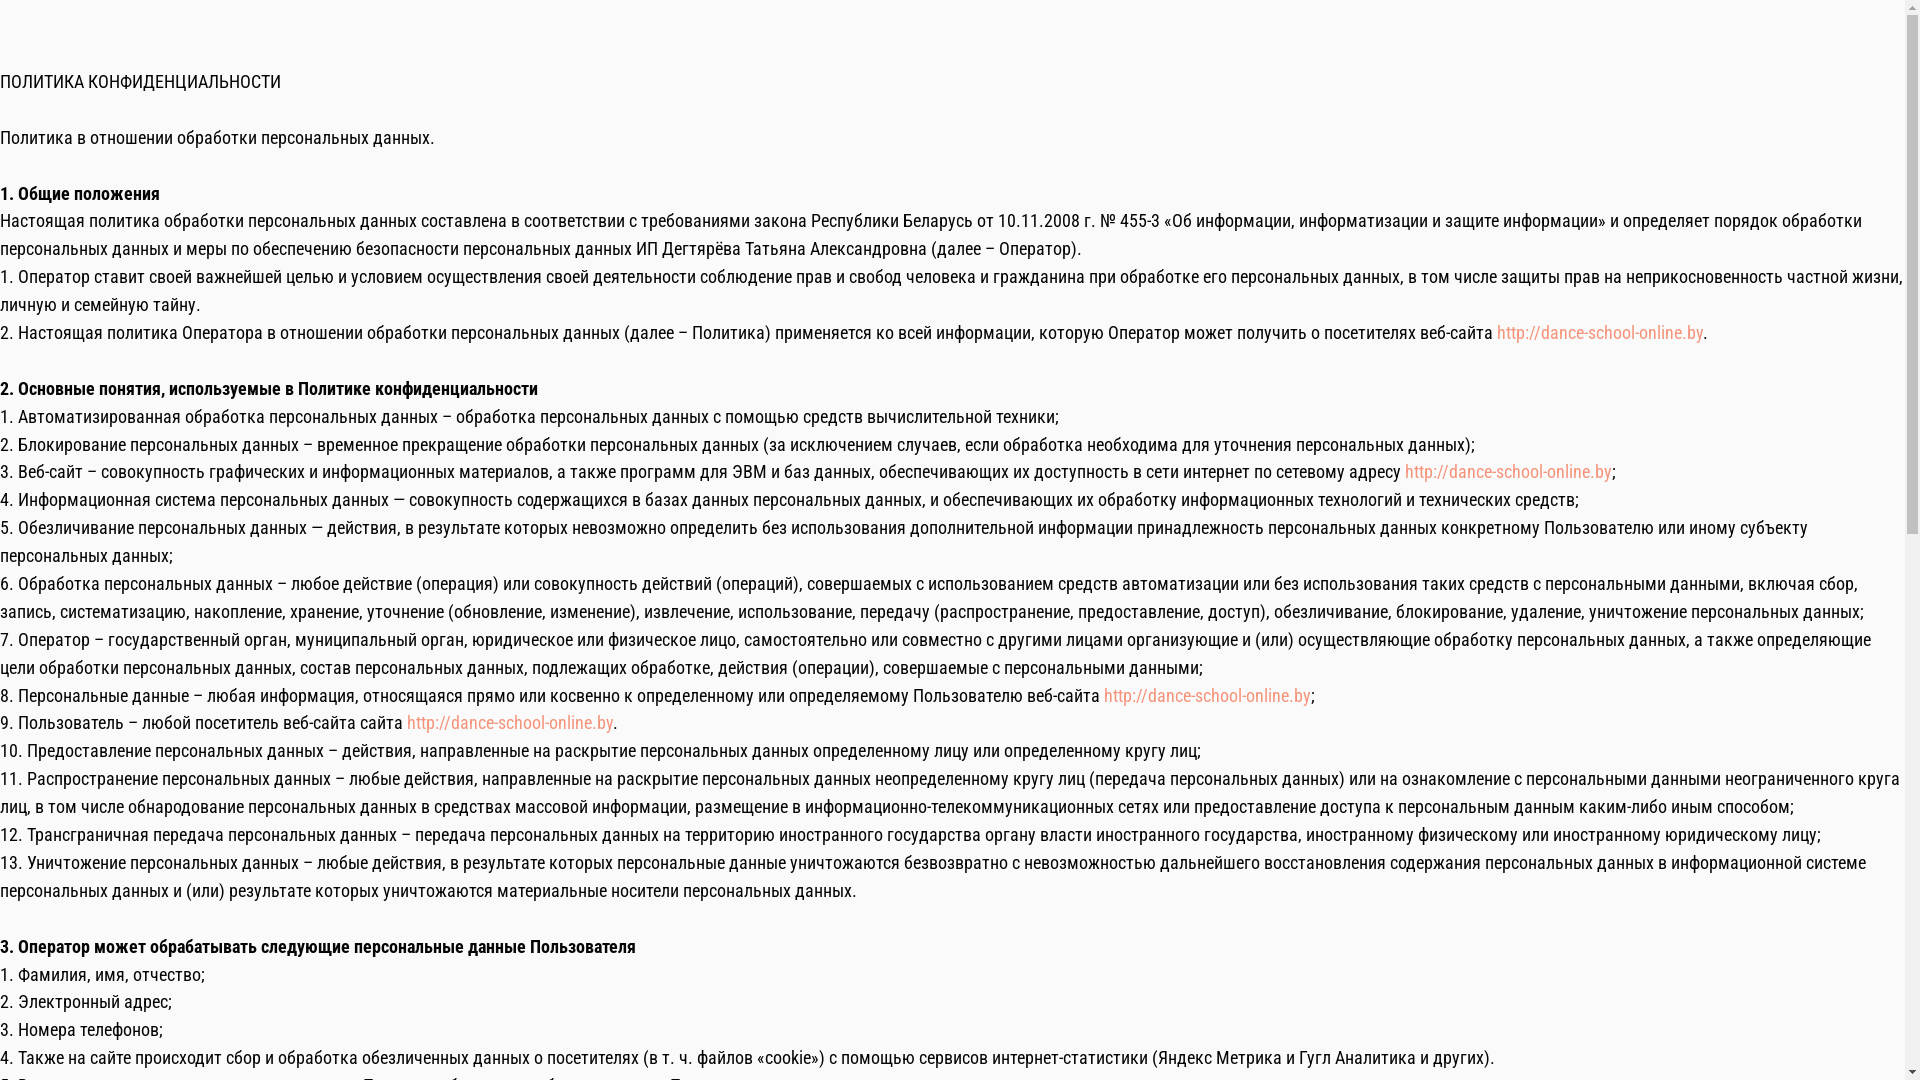 The height and width of the screenshot is (1080, 1920). I want to click on 'http://dance-school-online.by', so click(509, 722).